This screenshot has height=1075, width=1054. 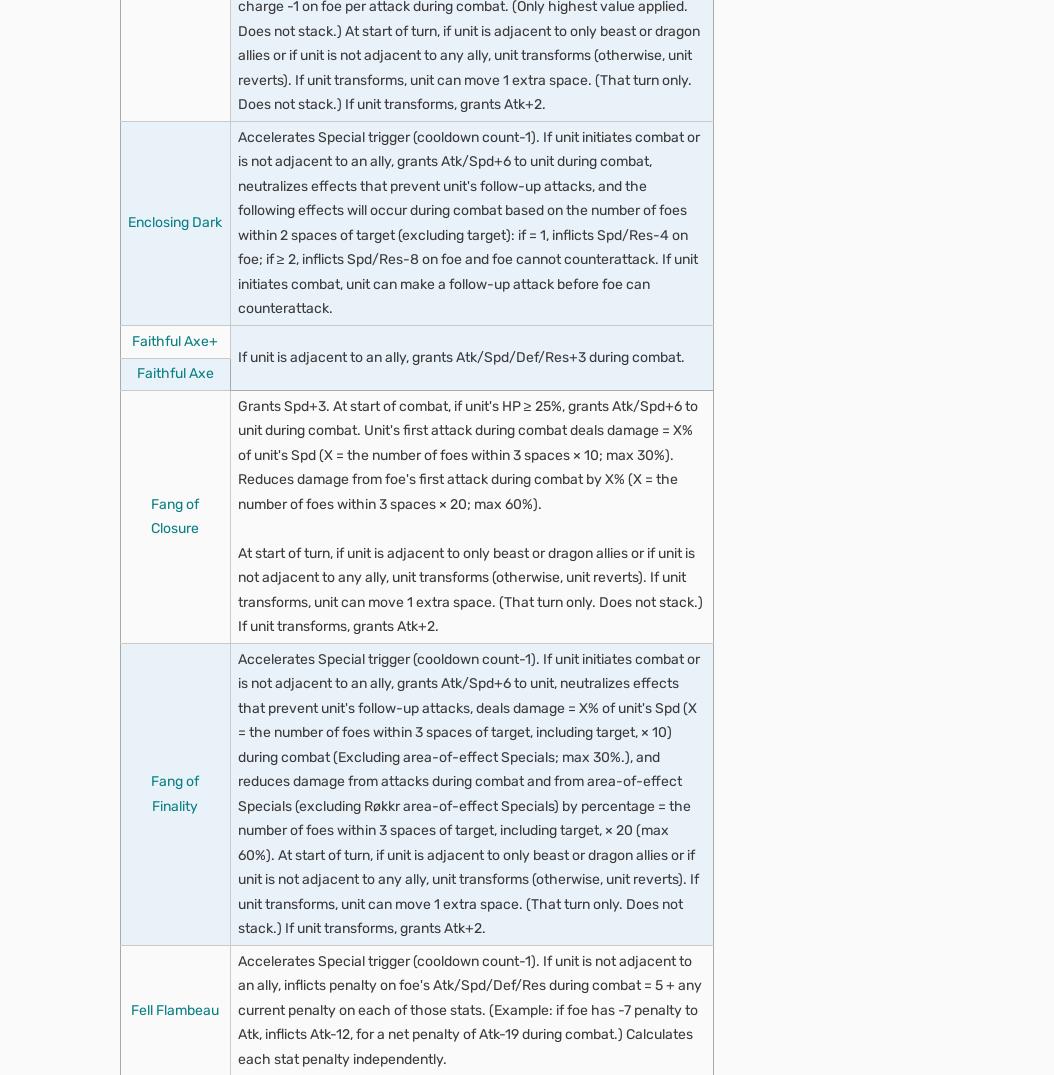 What do you see at coordinates (503, 901) in the screenshot?
I see `'If unit attacked'` at bounding box center [503, 901].